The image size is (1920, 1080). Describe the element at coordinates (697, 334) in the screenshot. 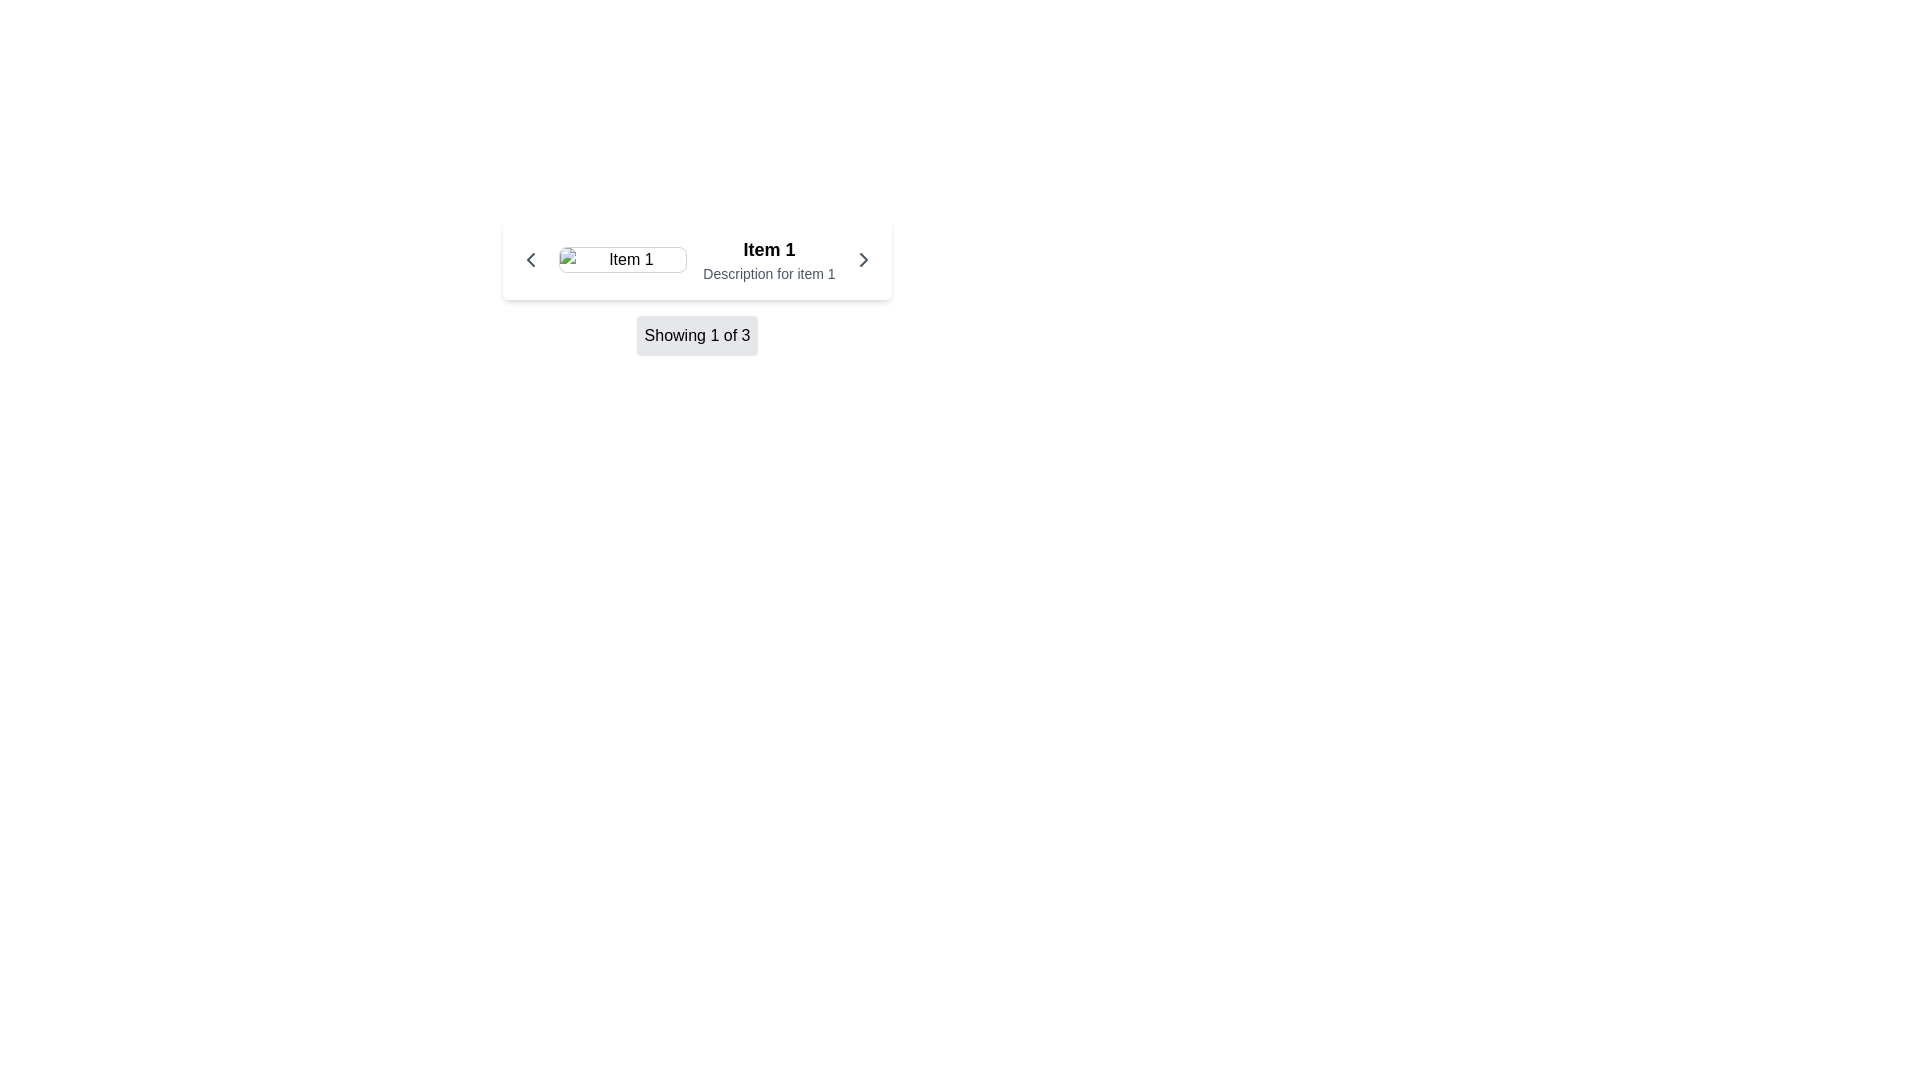

I see `the informational text box displaying 'Showing 1 of 3', which has a light gray background and rounded corners, located centrally below the main item description section` at that location.